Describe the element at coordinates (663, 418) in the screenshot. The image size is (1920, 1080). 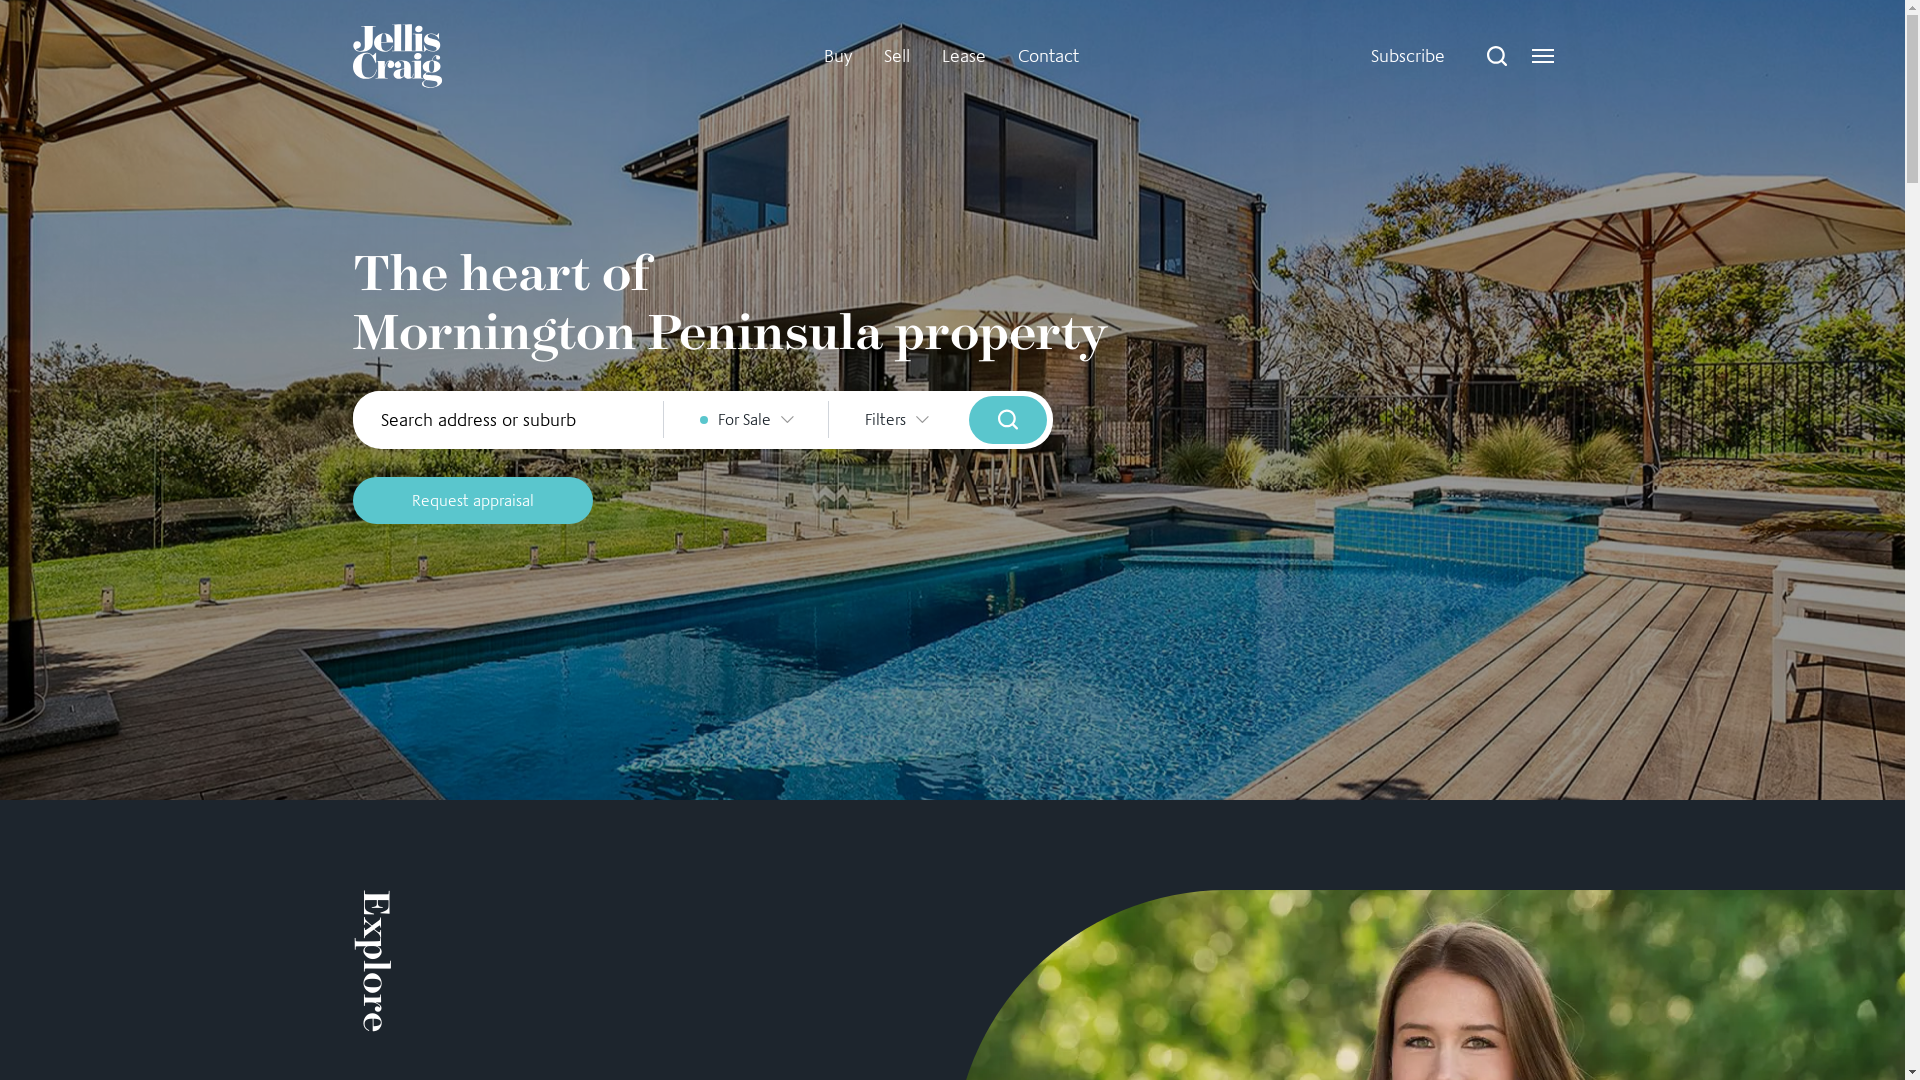
I see `'For Sale'` at that location.